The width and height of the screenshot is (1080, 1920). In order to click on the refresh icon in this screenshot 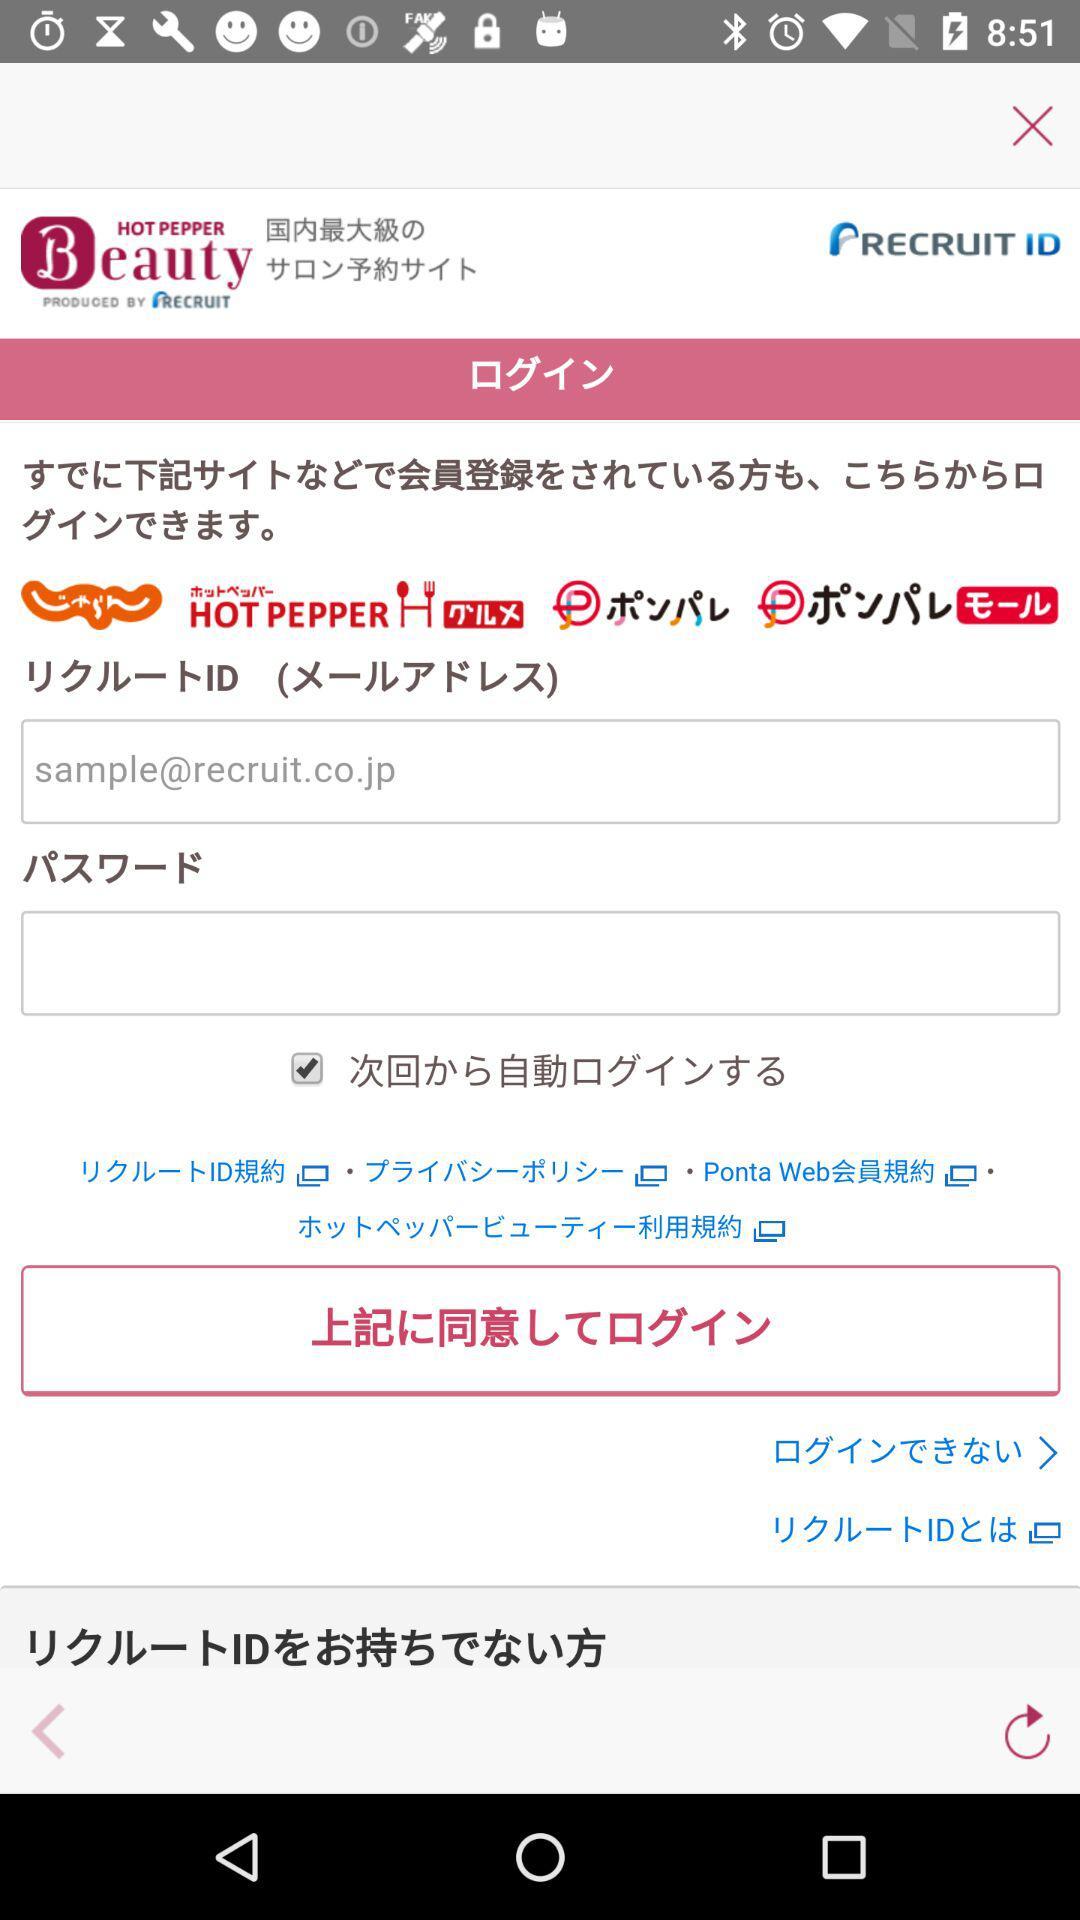, I will do `click(1027, 1730)`.